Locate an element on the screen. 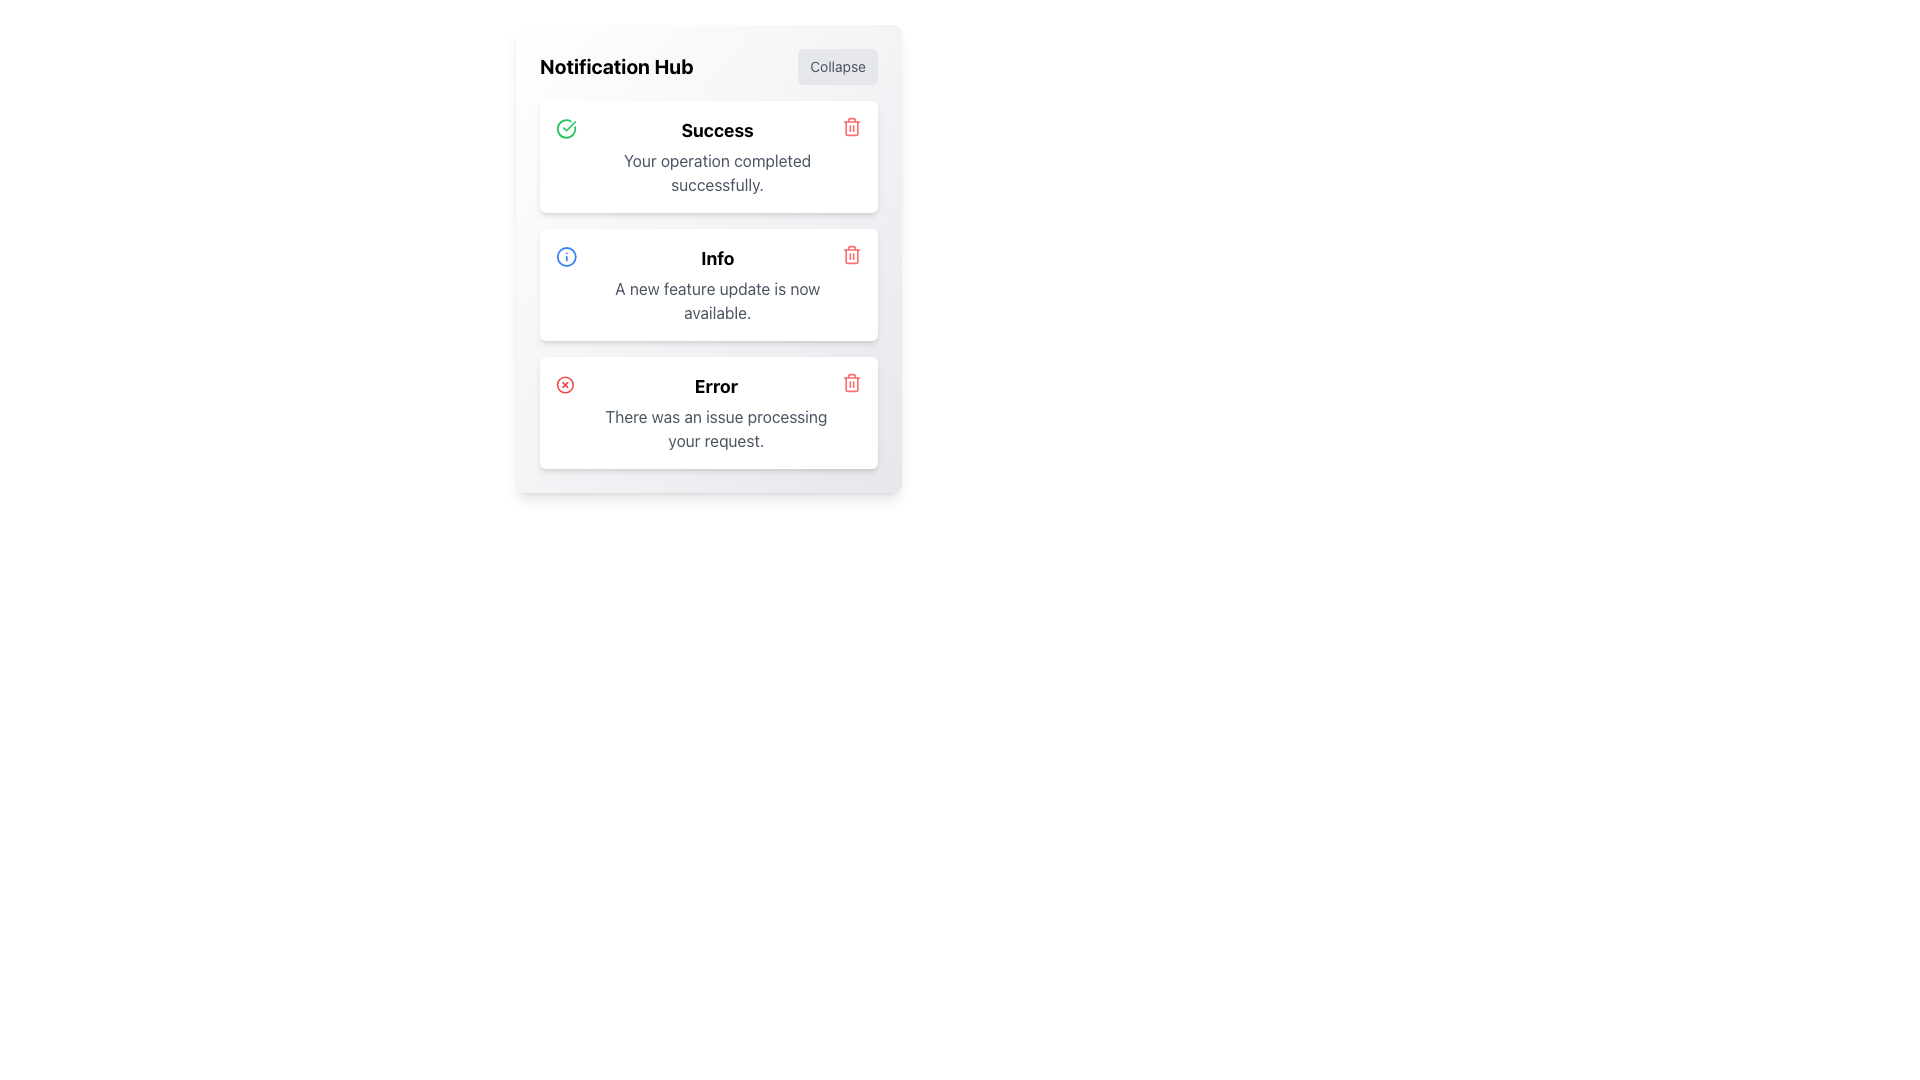  the button located in the top-right corner of the 'Notification Hub' is located at coordinates (838, 65).